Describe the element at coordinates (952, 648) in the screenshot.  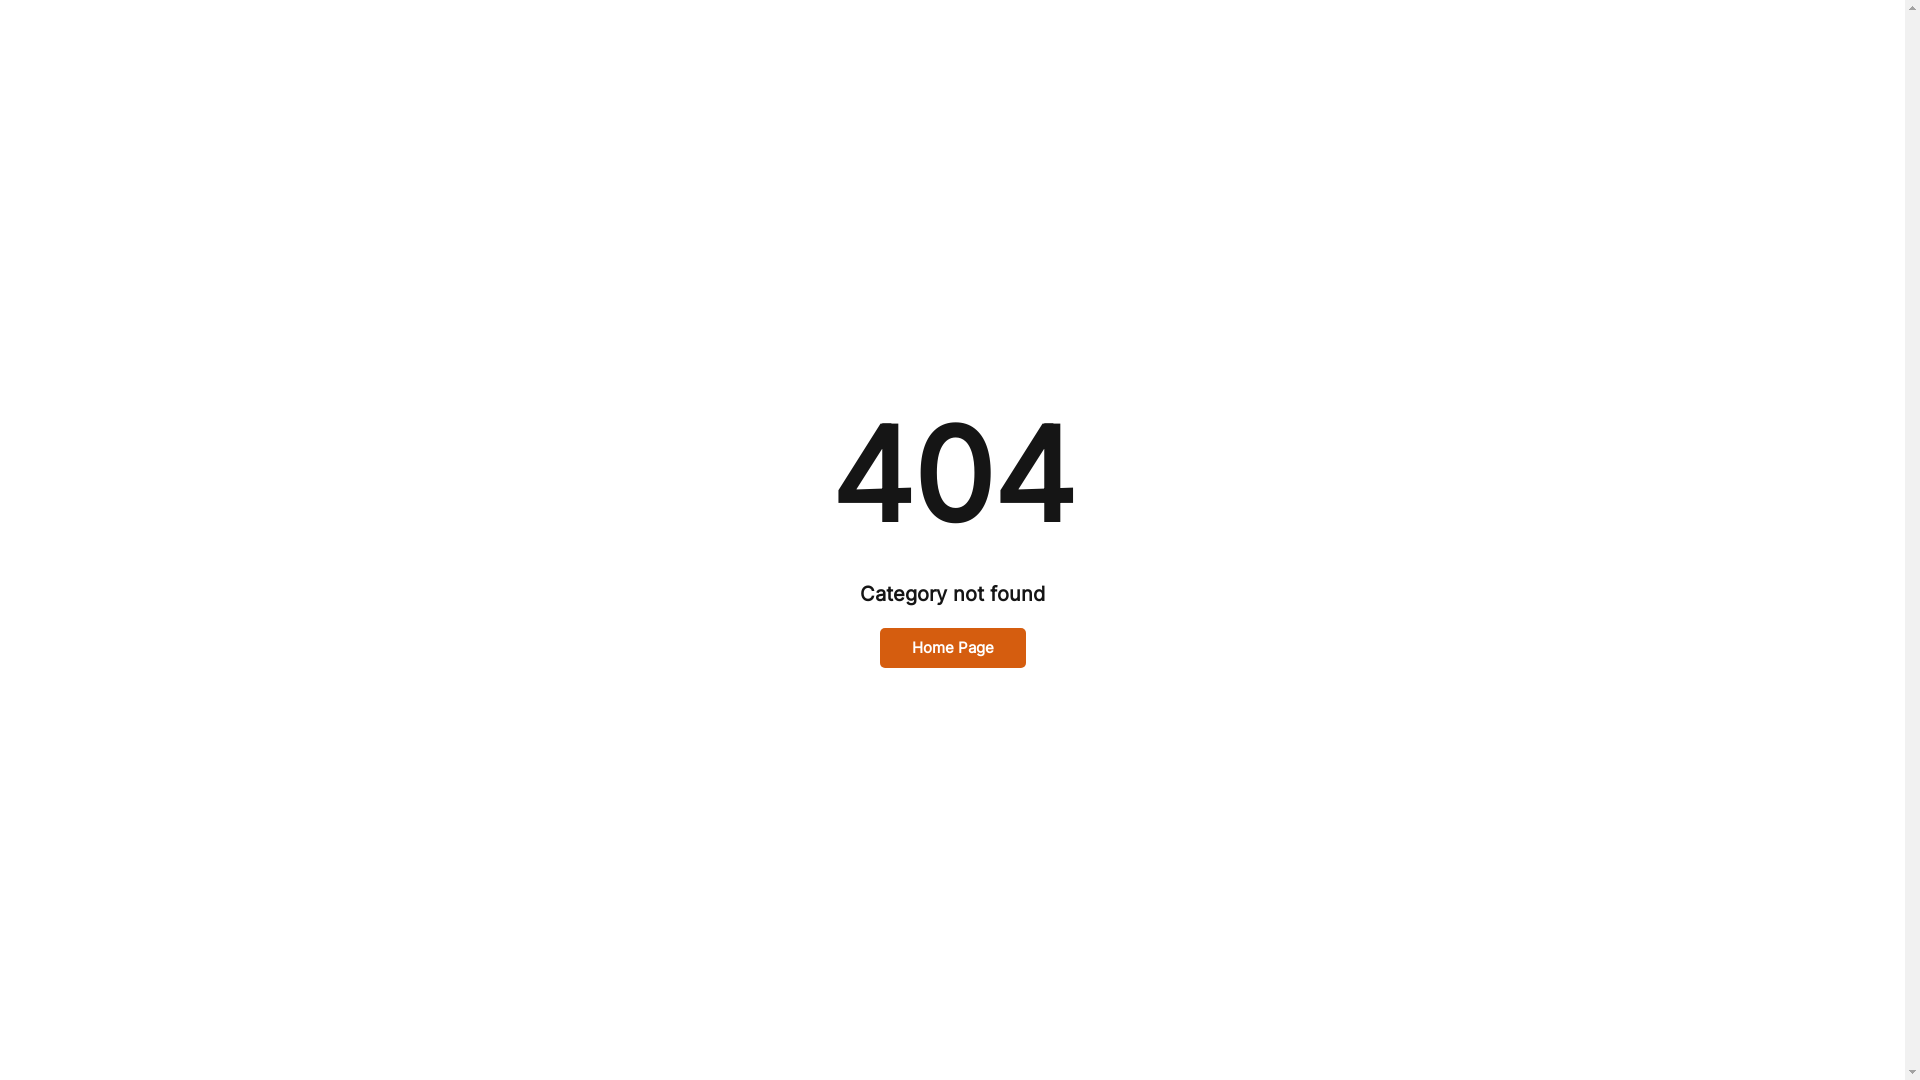
I see `'Home Page'` at that location.